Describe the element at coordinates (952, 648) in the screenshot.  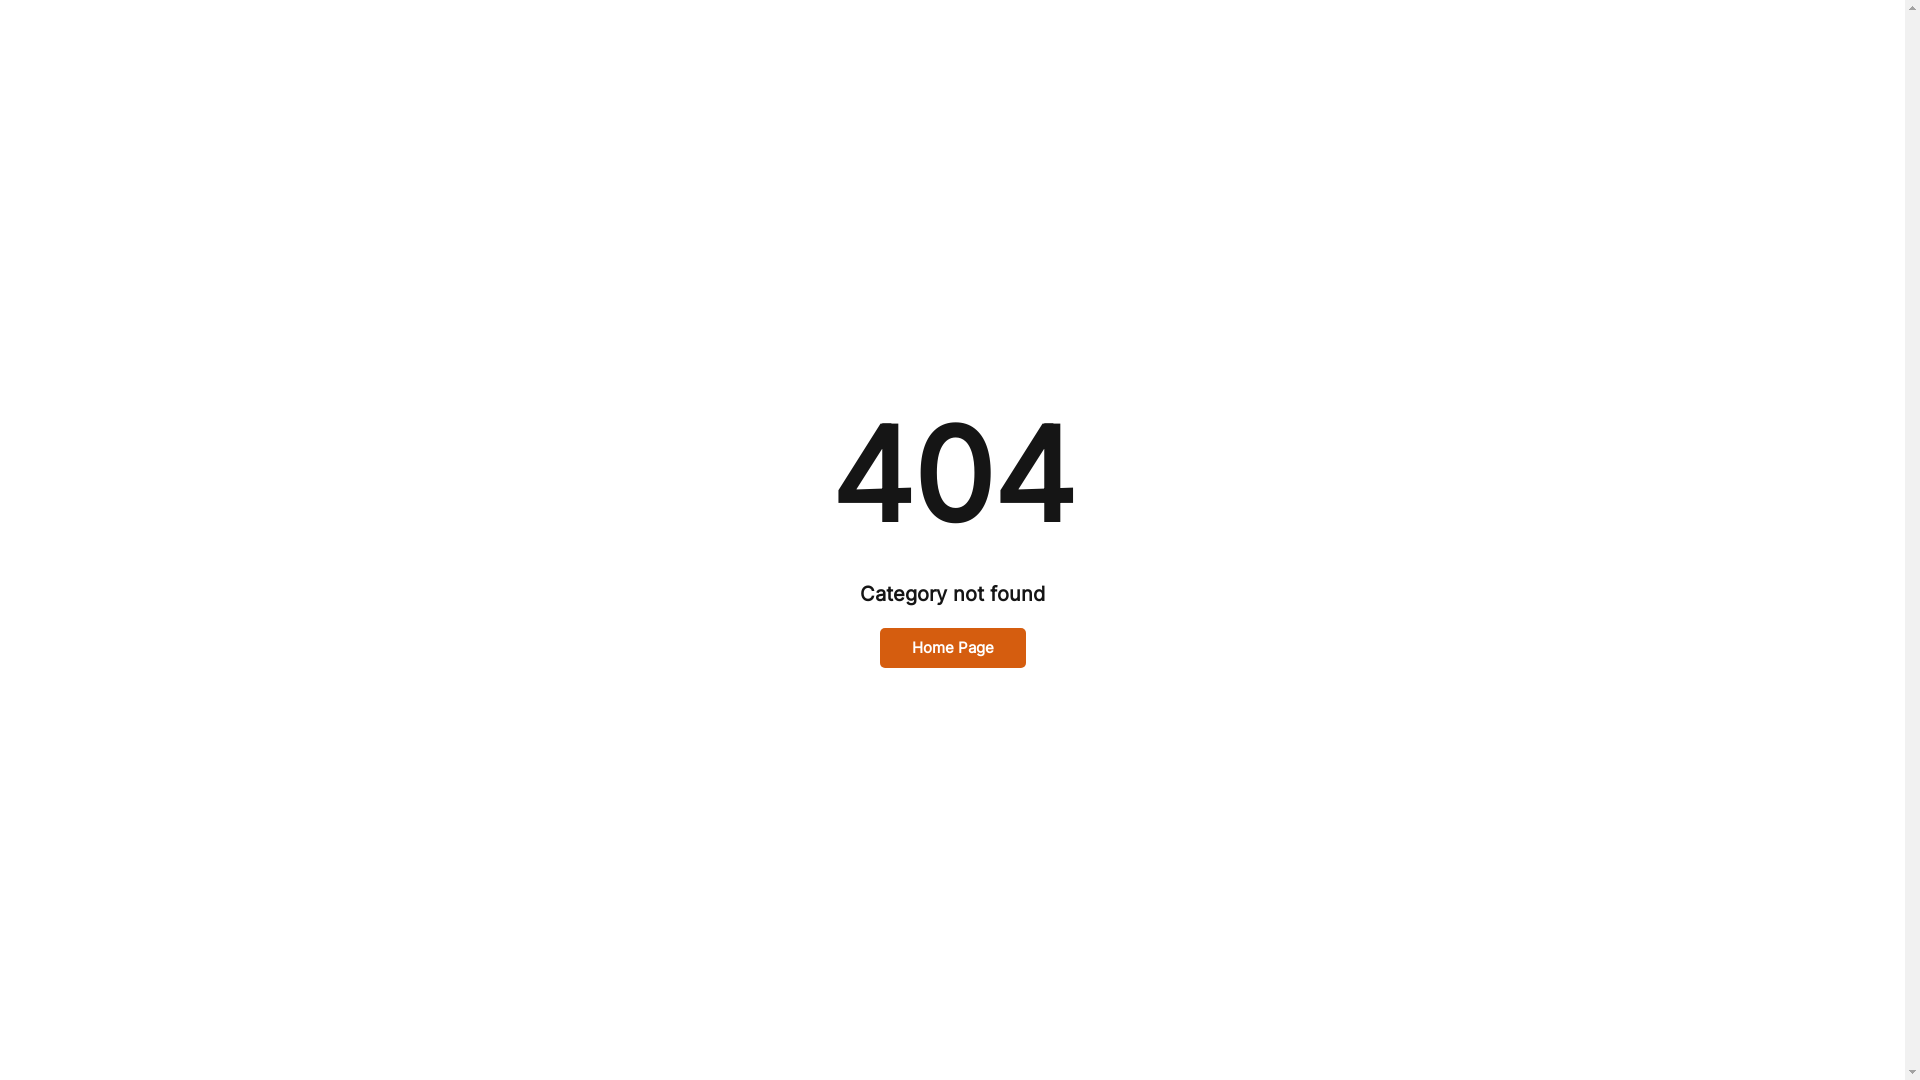
I see `'Home Page'` at that location.